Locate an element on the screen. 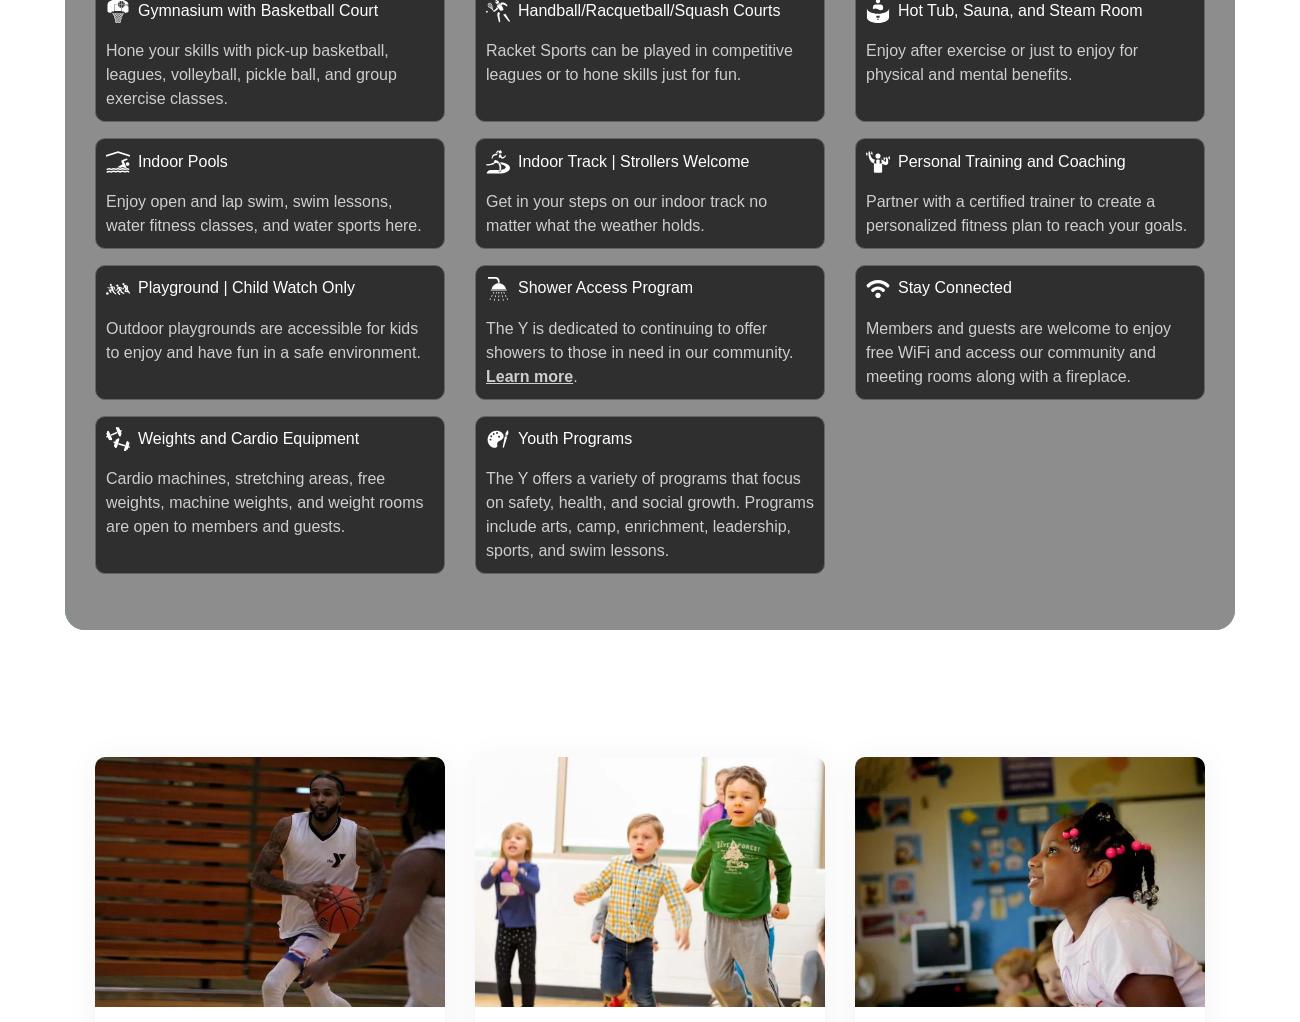 Image resolution: width=1300 pixels, height=1022 pixels. 'Indoor Pools' is located at coordinates (182, 159).